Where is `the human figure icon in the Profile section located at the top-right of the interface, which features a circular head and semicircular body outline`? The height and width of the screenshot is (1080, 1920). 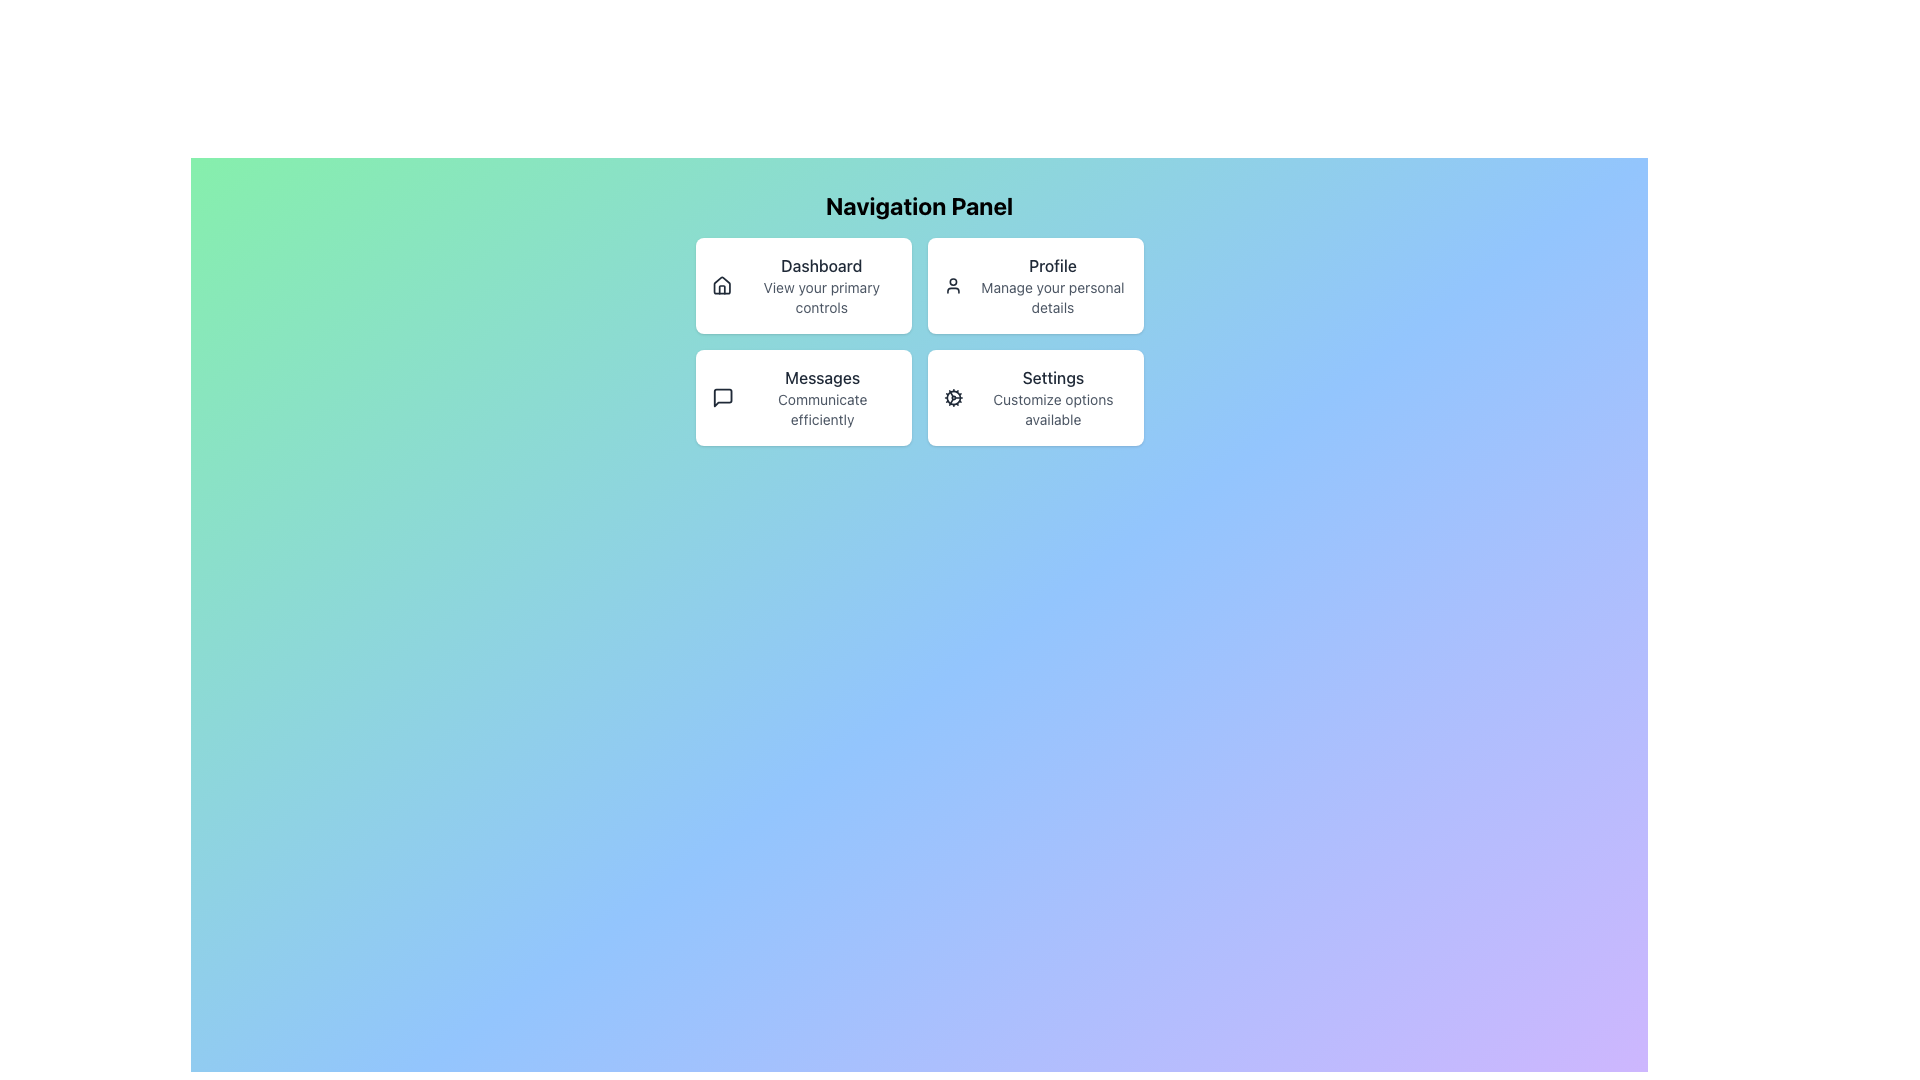
the human figure icon in the Profile section located at the top-right of the interface, which features a circular head and semicircular body outline is located at coordinates (951, 285).